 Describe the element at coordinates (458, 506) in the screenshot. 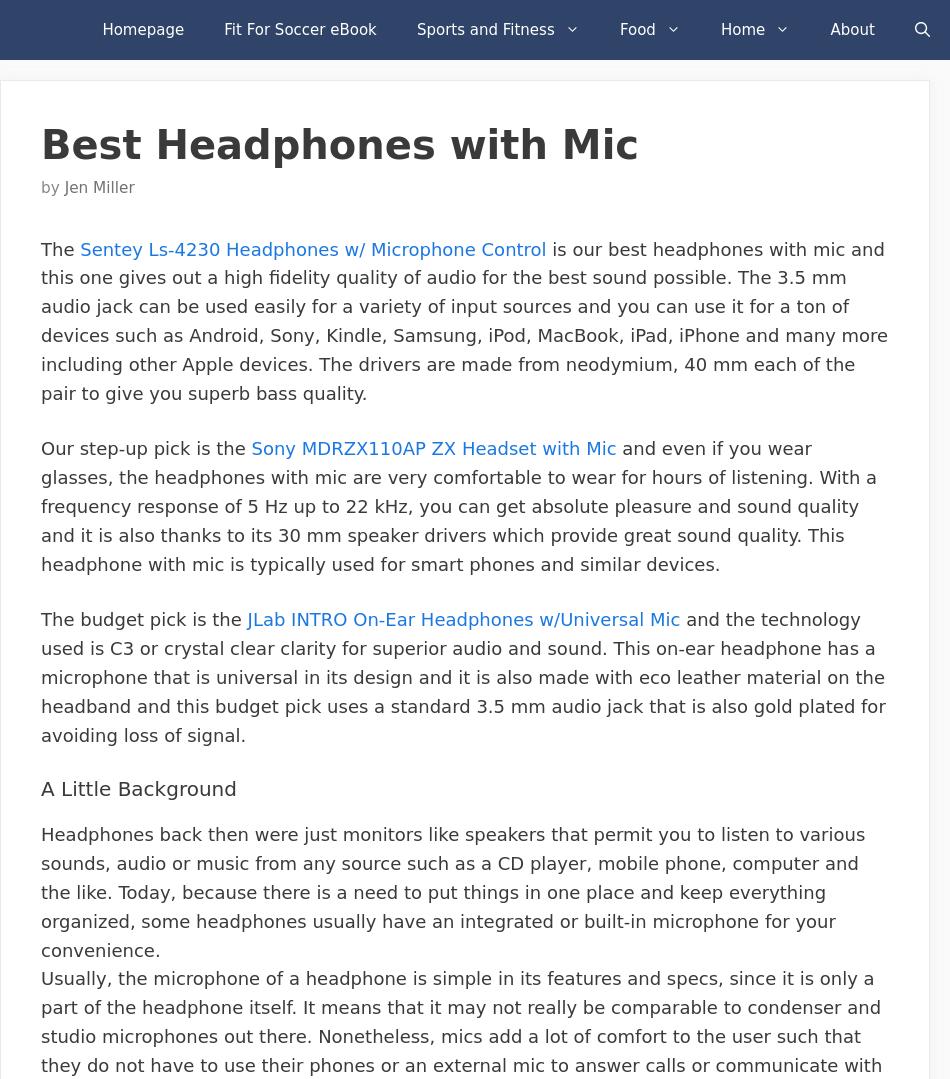

I see `'and even if you wear glasses, the headphones with mic are very comfortable to wear for hours of listening. With a frequency response of 5 Hz up to 22 kHz, you can get absolute pleasure and sound quality and it is also thanks to its 30 mm speaker drivers which provide great sound quality. This headphone with mic is typically used for smart phones and similar devices.'` at that location.